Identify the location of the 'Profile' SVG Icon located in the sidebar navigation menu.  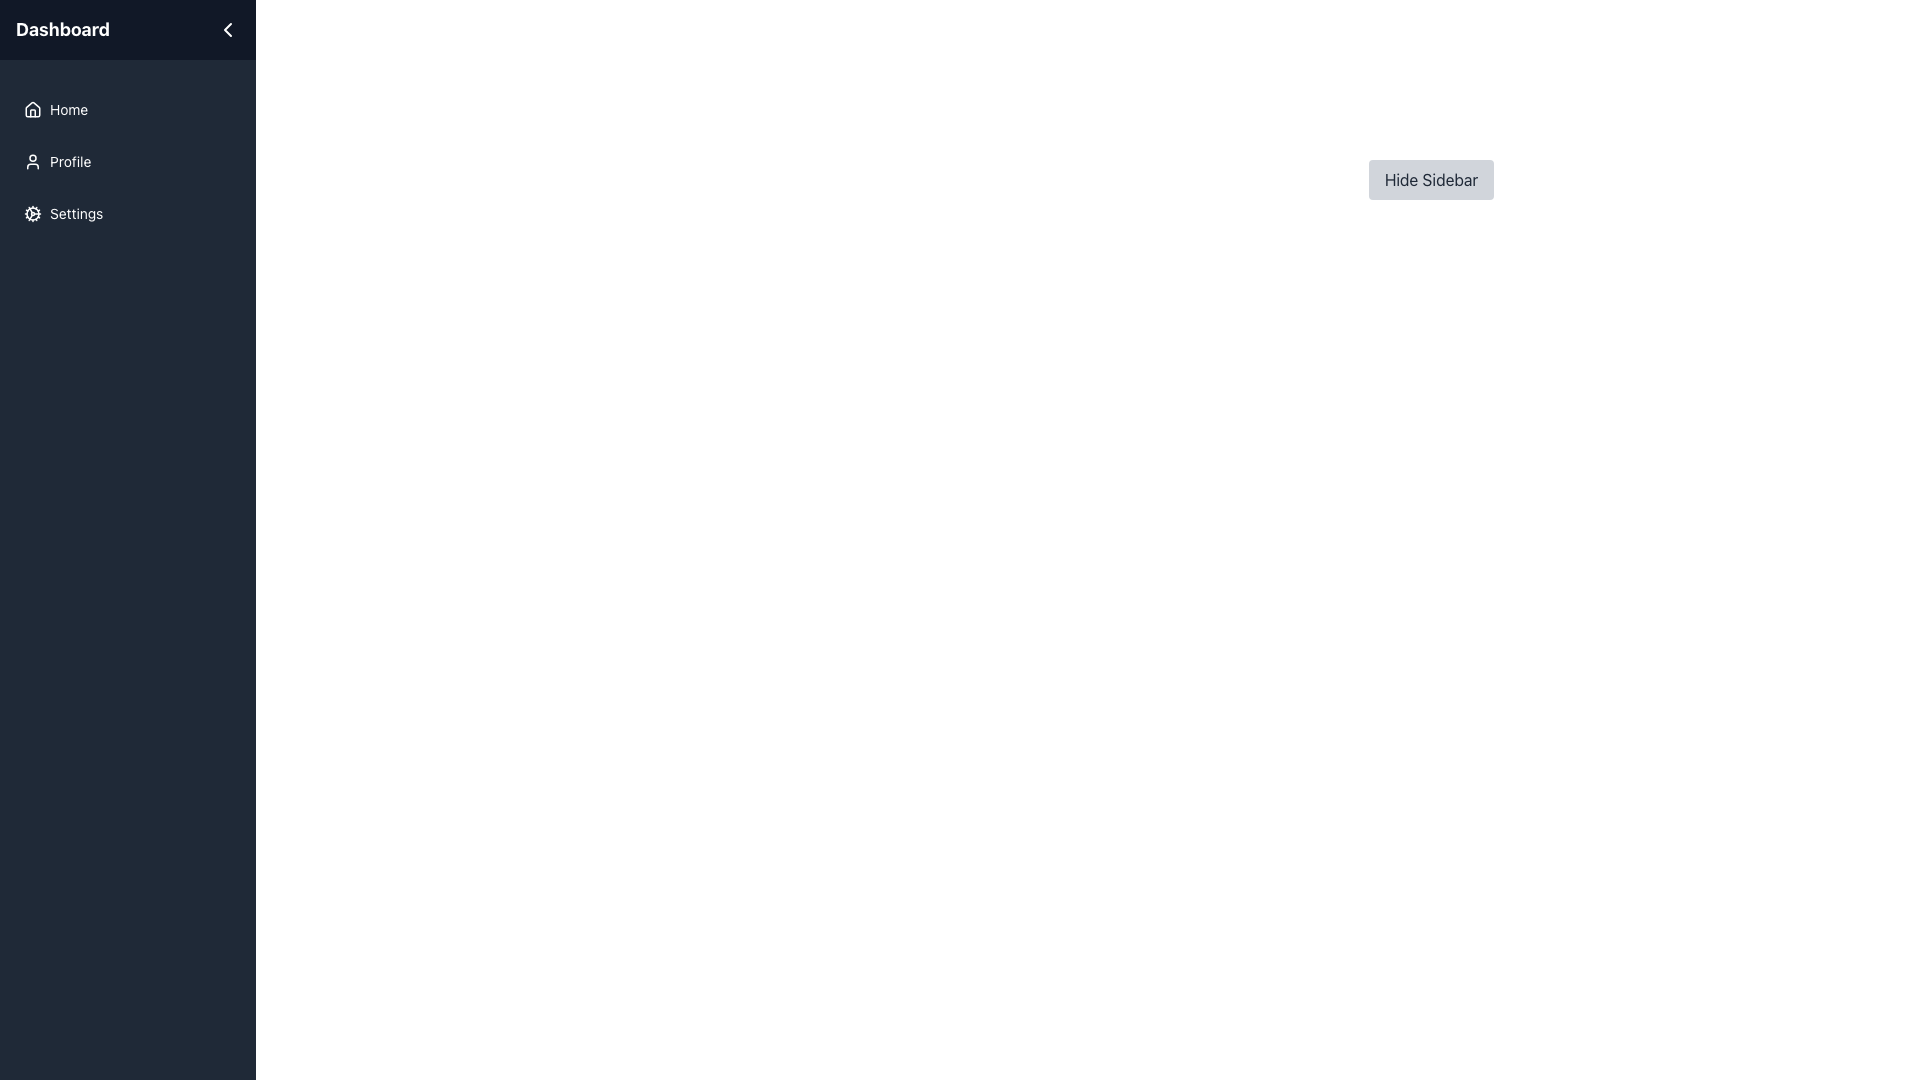
(33, 161).